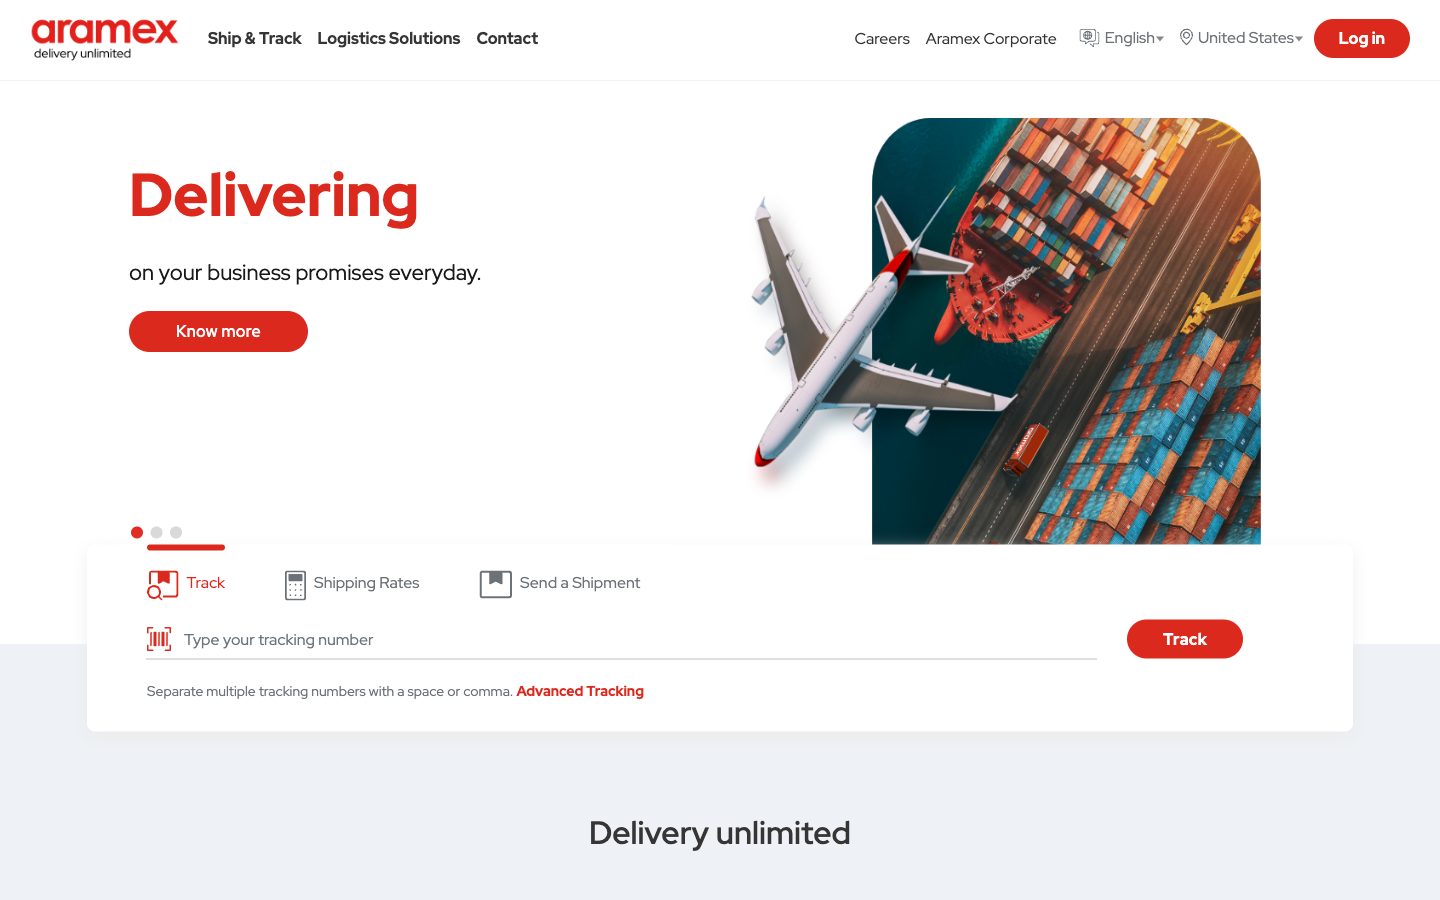 This screenshot has height=900, width=1440. I want to click on a package using Advanced Tracking button, so click(580, 689).